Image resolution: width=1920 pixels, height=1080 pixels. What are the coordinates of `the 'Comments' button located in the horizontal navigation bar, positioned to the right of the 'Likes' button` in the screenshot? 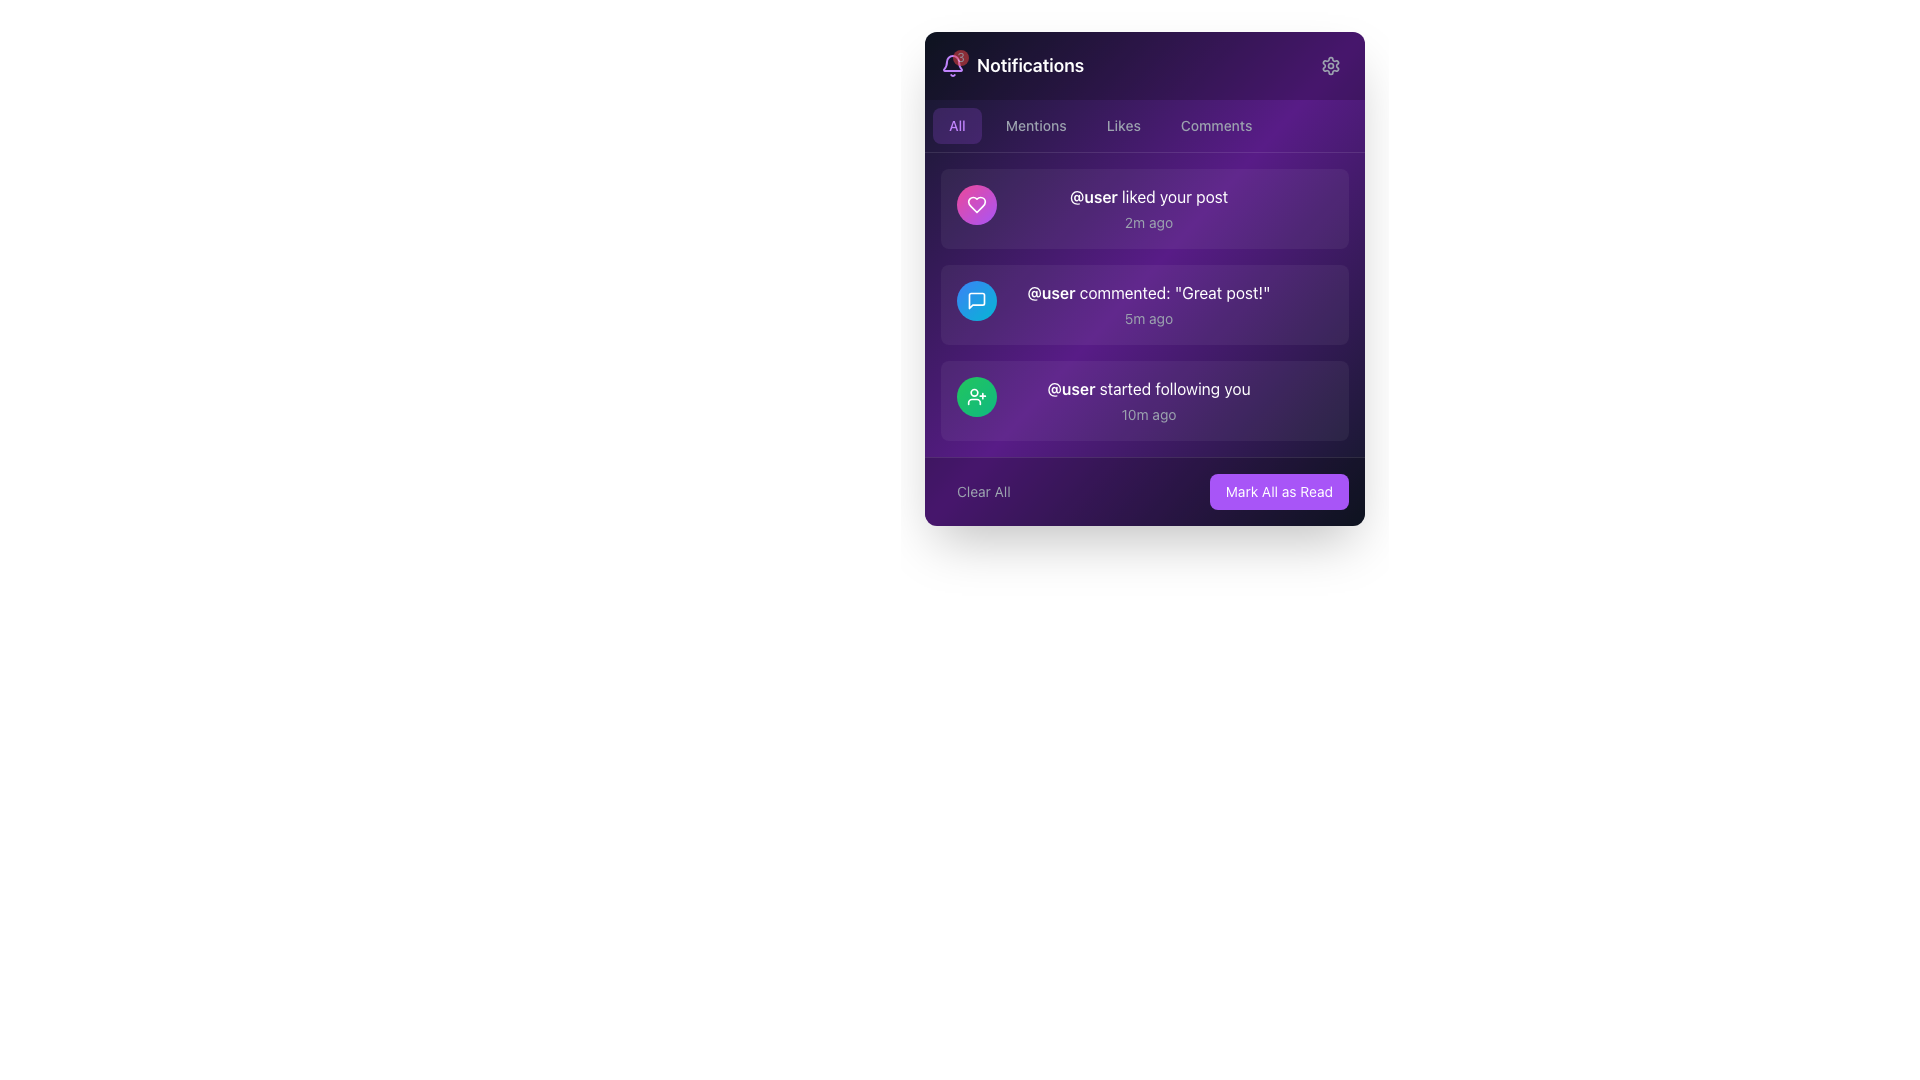 It's located at (1215, 126).